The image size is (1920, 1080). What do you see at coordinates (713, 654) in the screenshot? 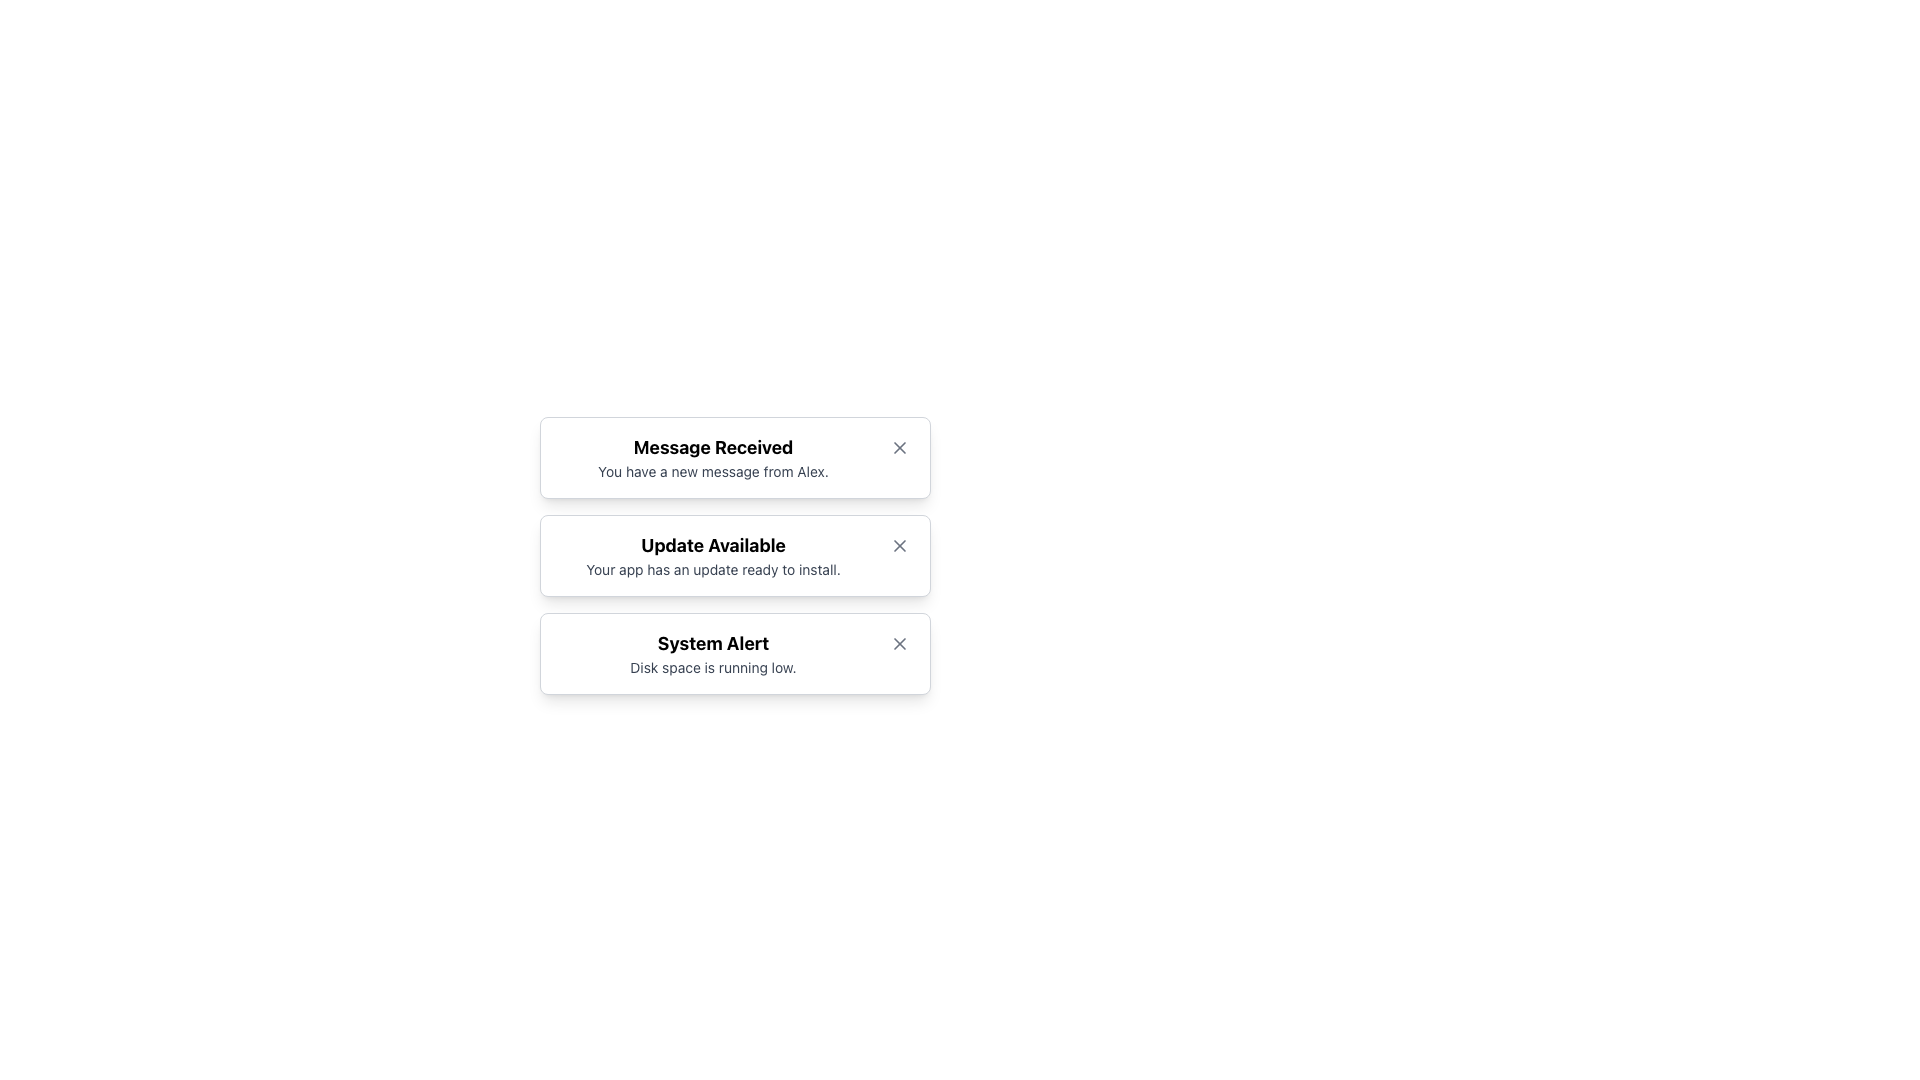
I see `text content of the third alert notification displaying 'System Alert' and 'Disk space is running low.'` at bounding box center [713, 654].